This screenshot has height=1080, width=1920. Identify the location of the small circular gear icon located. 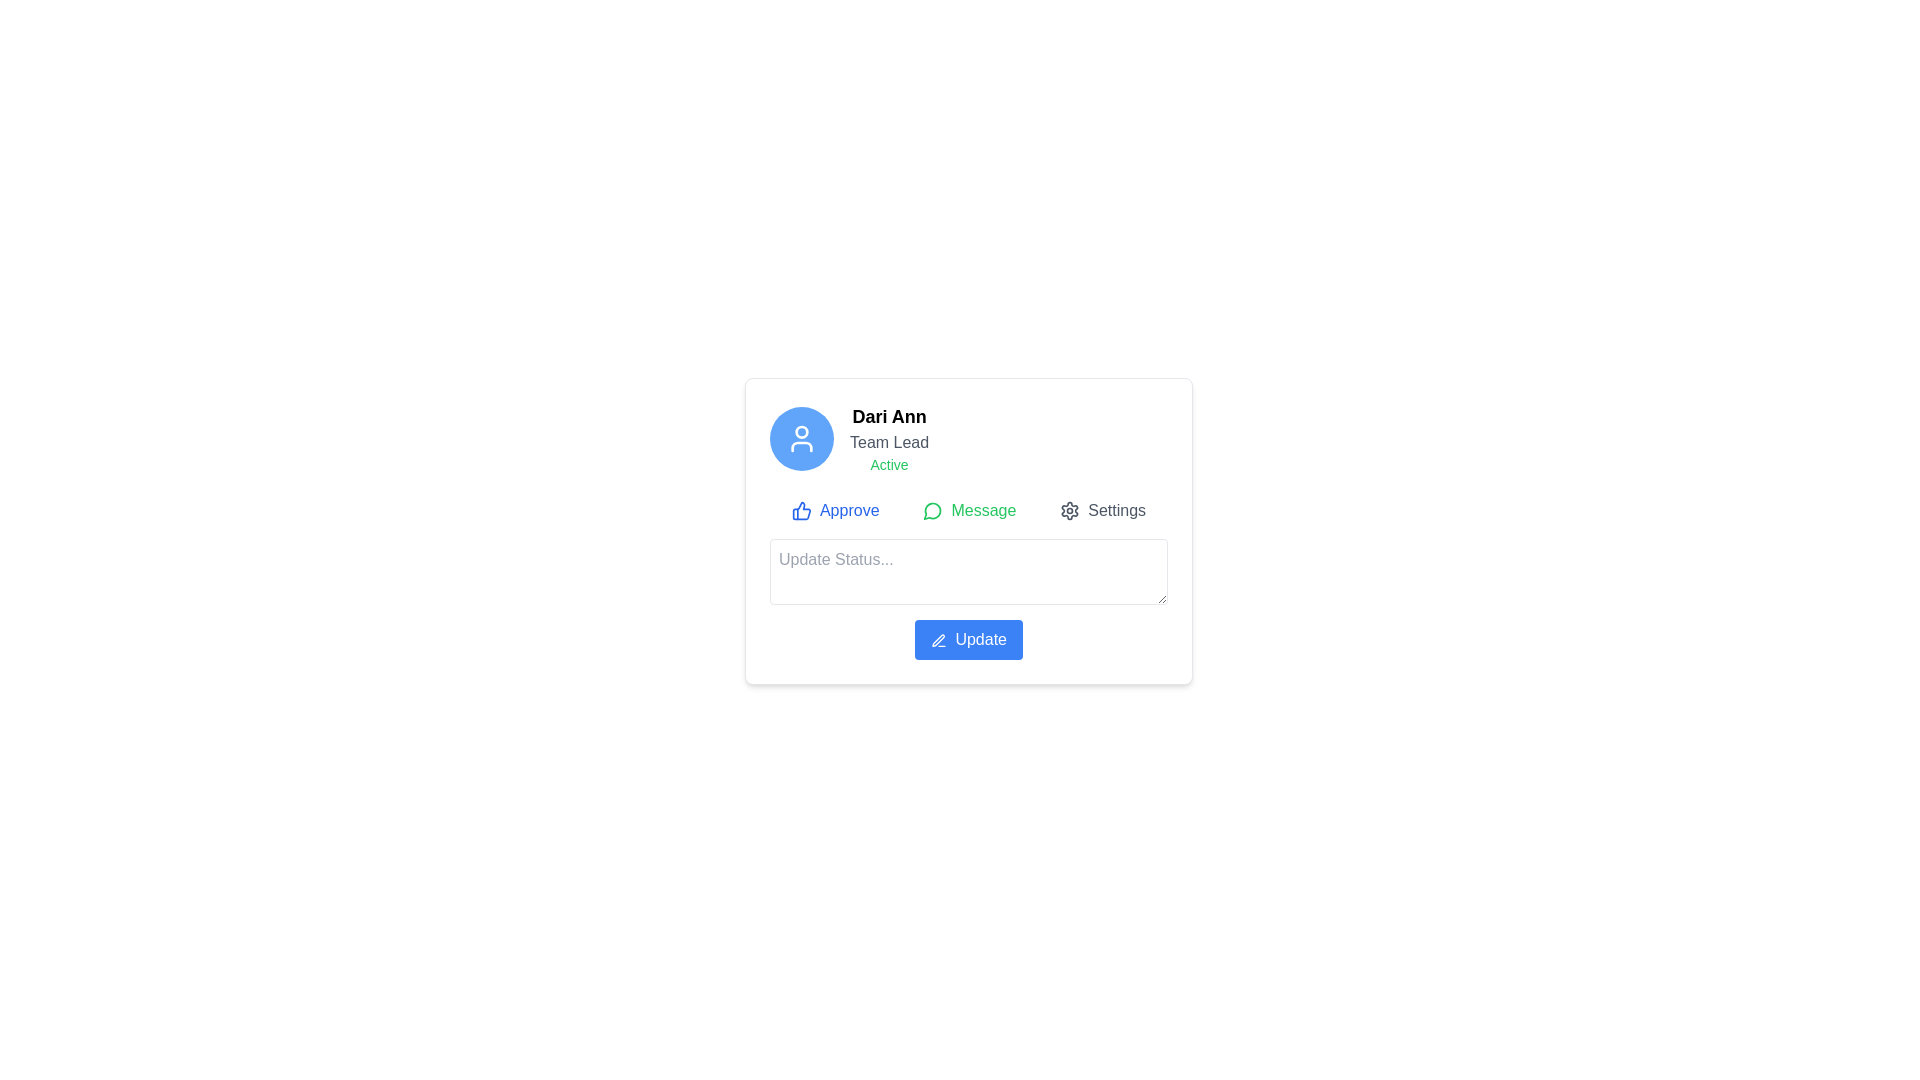
(1069, 509).